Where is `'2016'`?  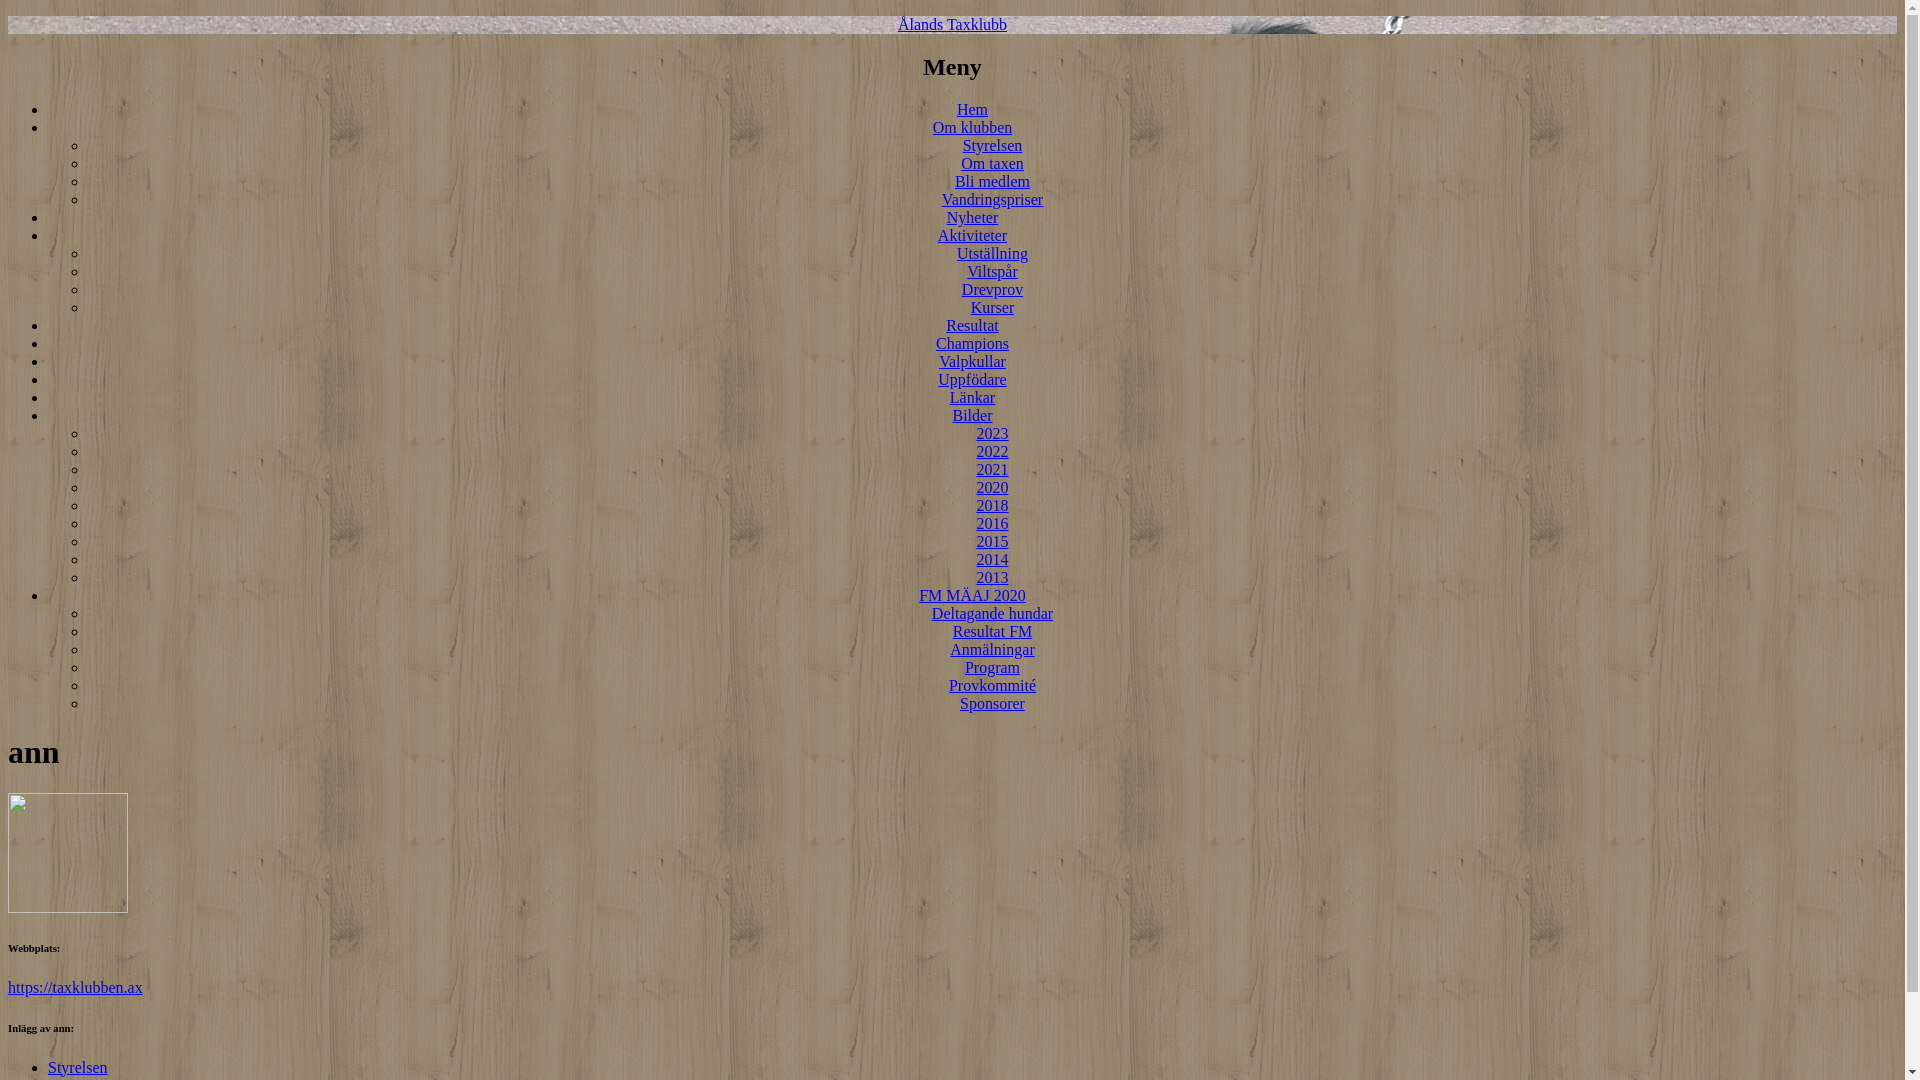
'2016' is located at coordinates (992, 522).